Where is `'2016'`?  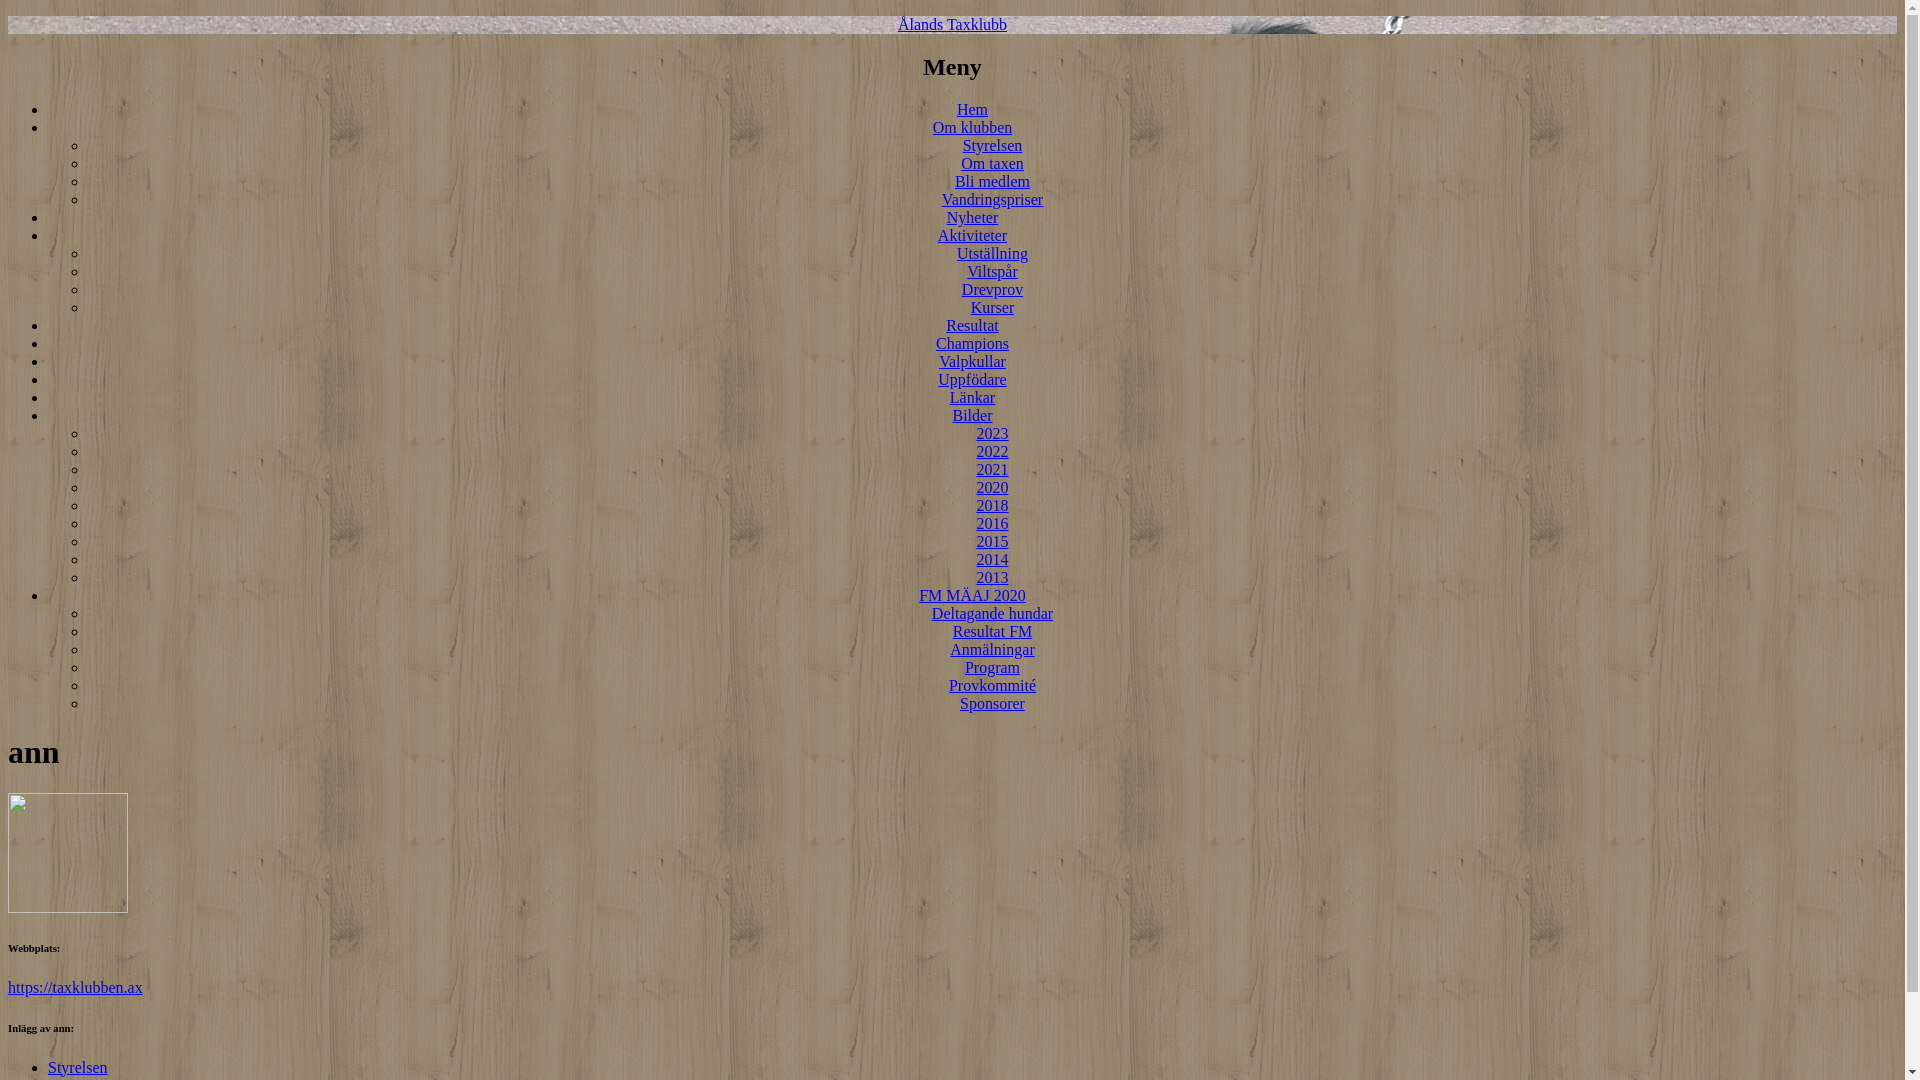
'2016' is located at coordinates (992, 522).